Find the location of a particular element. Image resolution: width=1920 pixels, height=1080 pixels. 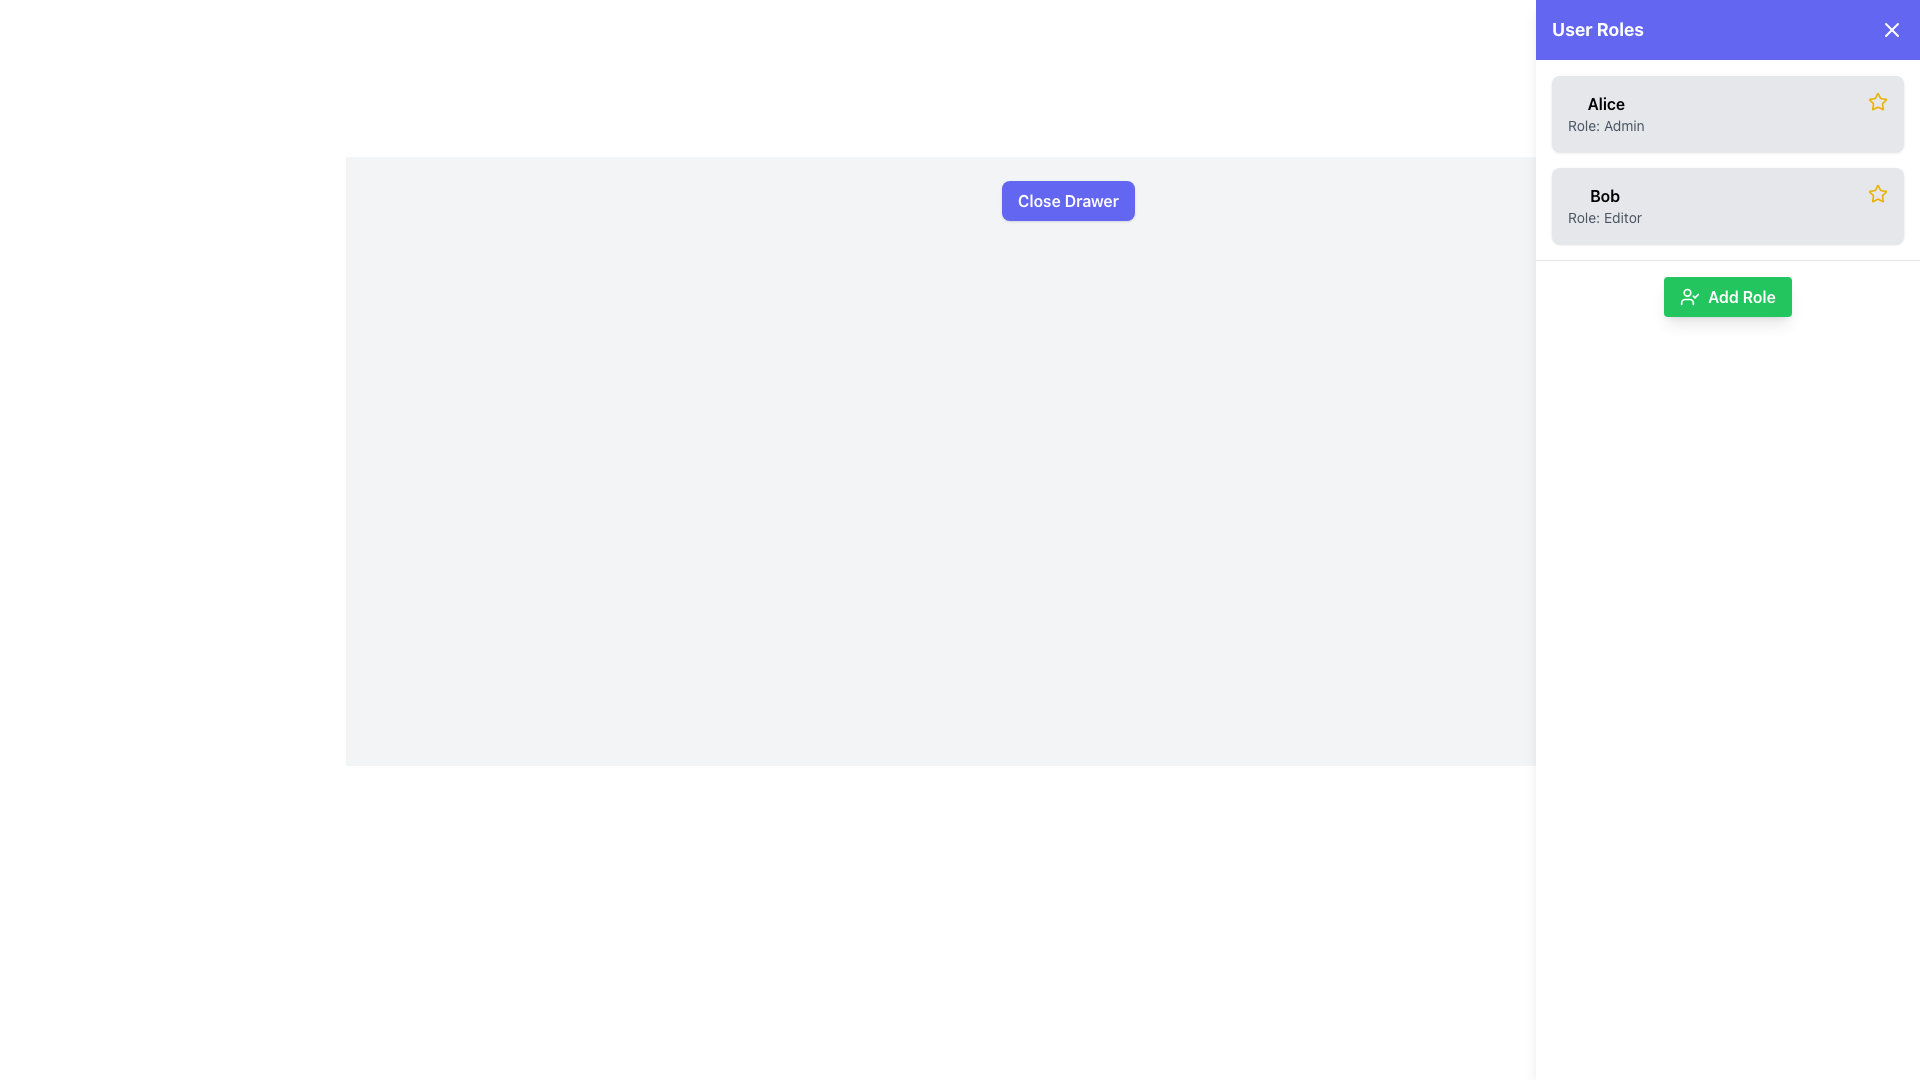

the text element displaying the name 'Bob' in the user roles panel, which is located above 'Role: Editor' and below 'Alice' is located at coordinates (1604, 196).